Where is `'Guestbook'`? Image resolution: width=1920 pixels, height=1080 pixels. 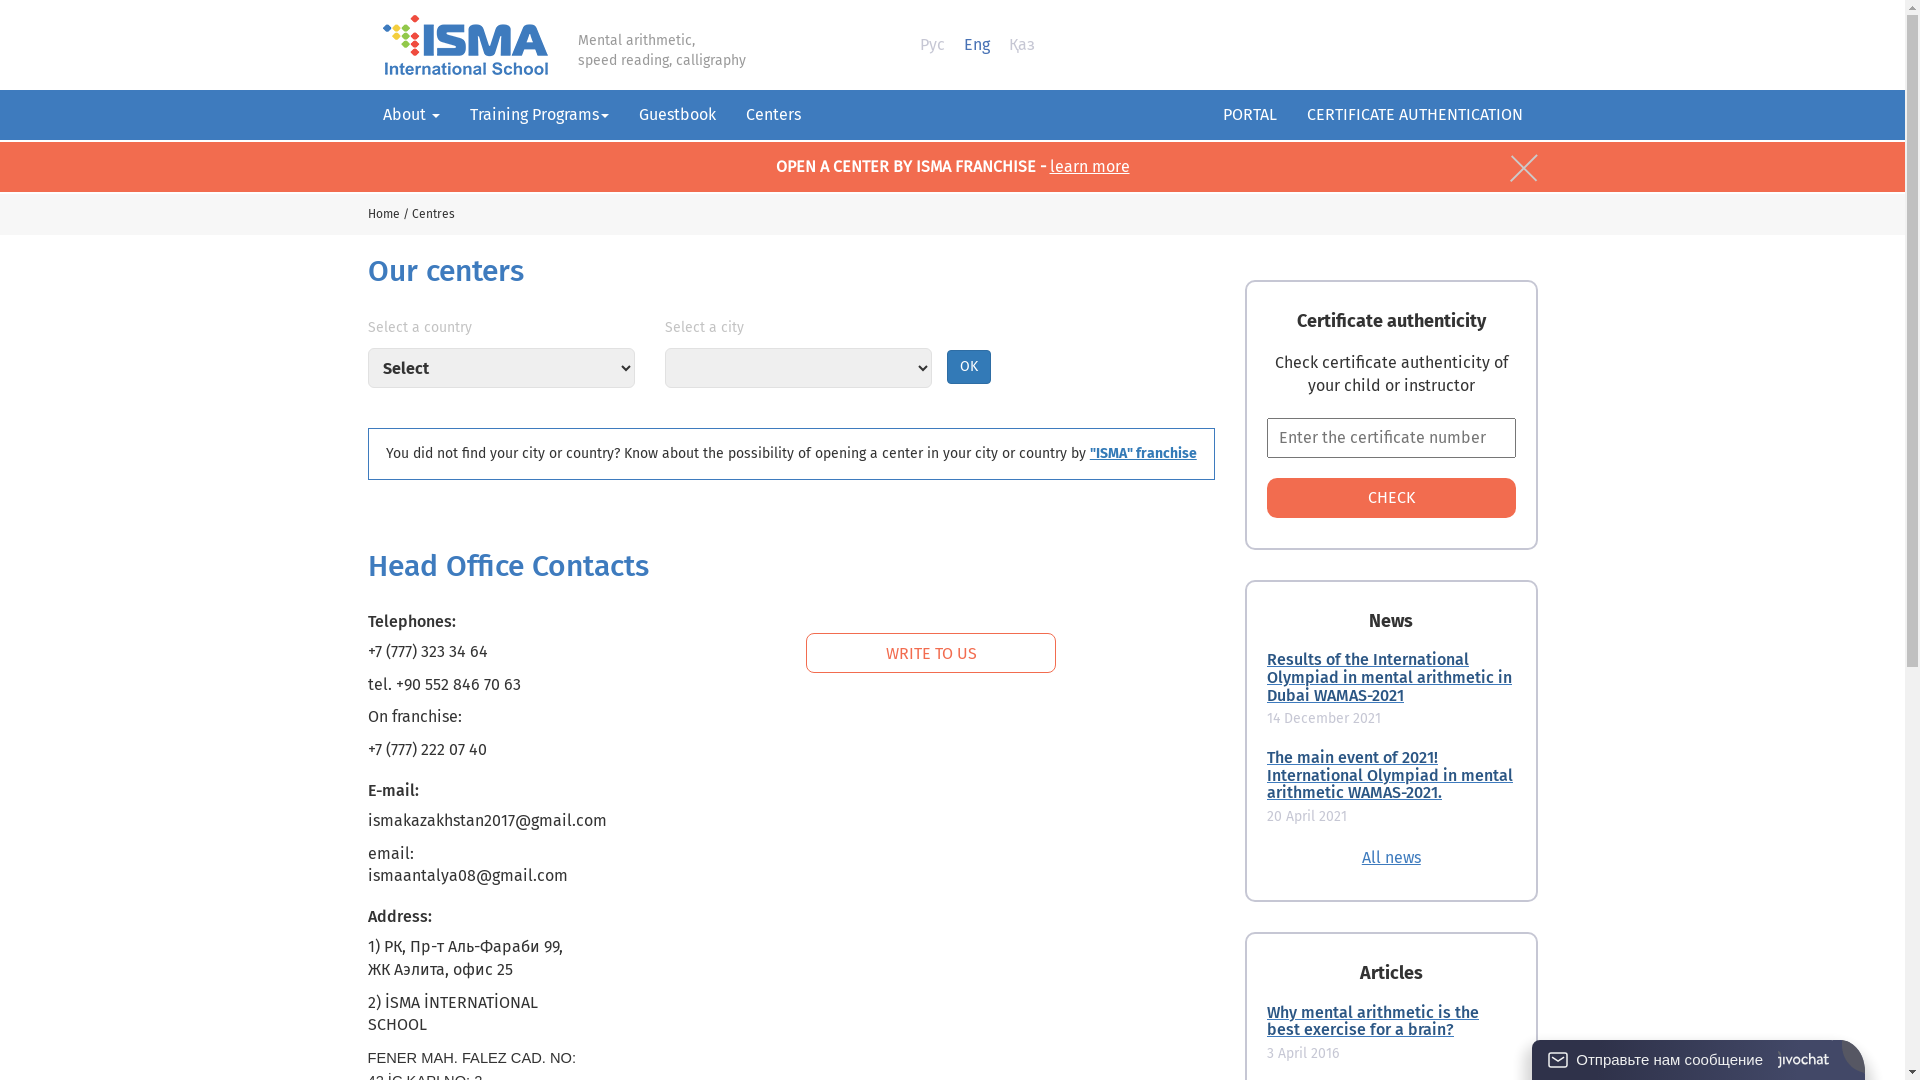
'Guestbook' is located at coordinates (677, 115).